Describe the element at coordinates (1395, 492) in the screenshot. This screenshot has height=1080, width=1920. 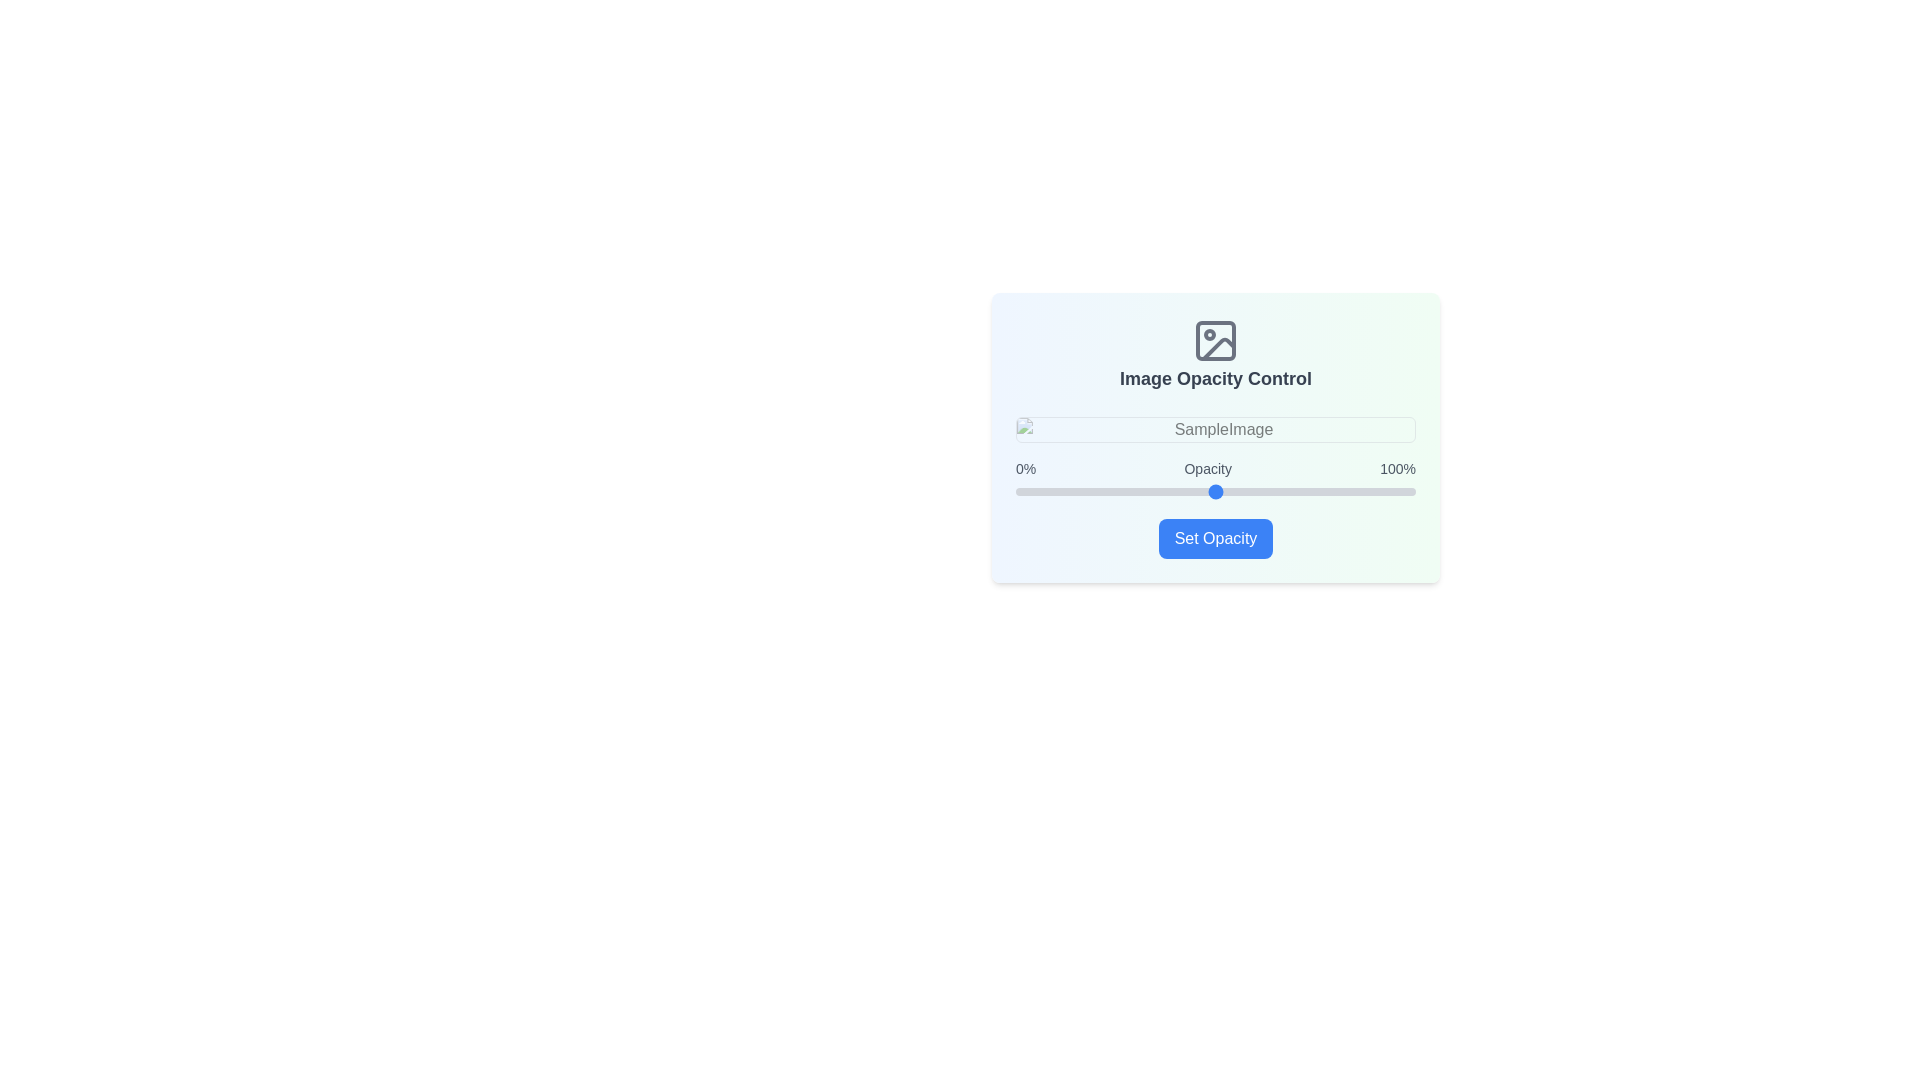
I see `the opacity slider to set the opacity to 95%` at that location.